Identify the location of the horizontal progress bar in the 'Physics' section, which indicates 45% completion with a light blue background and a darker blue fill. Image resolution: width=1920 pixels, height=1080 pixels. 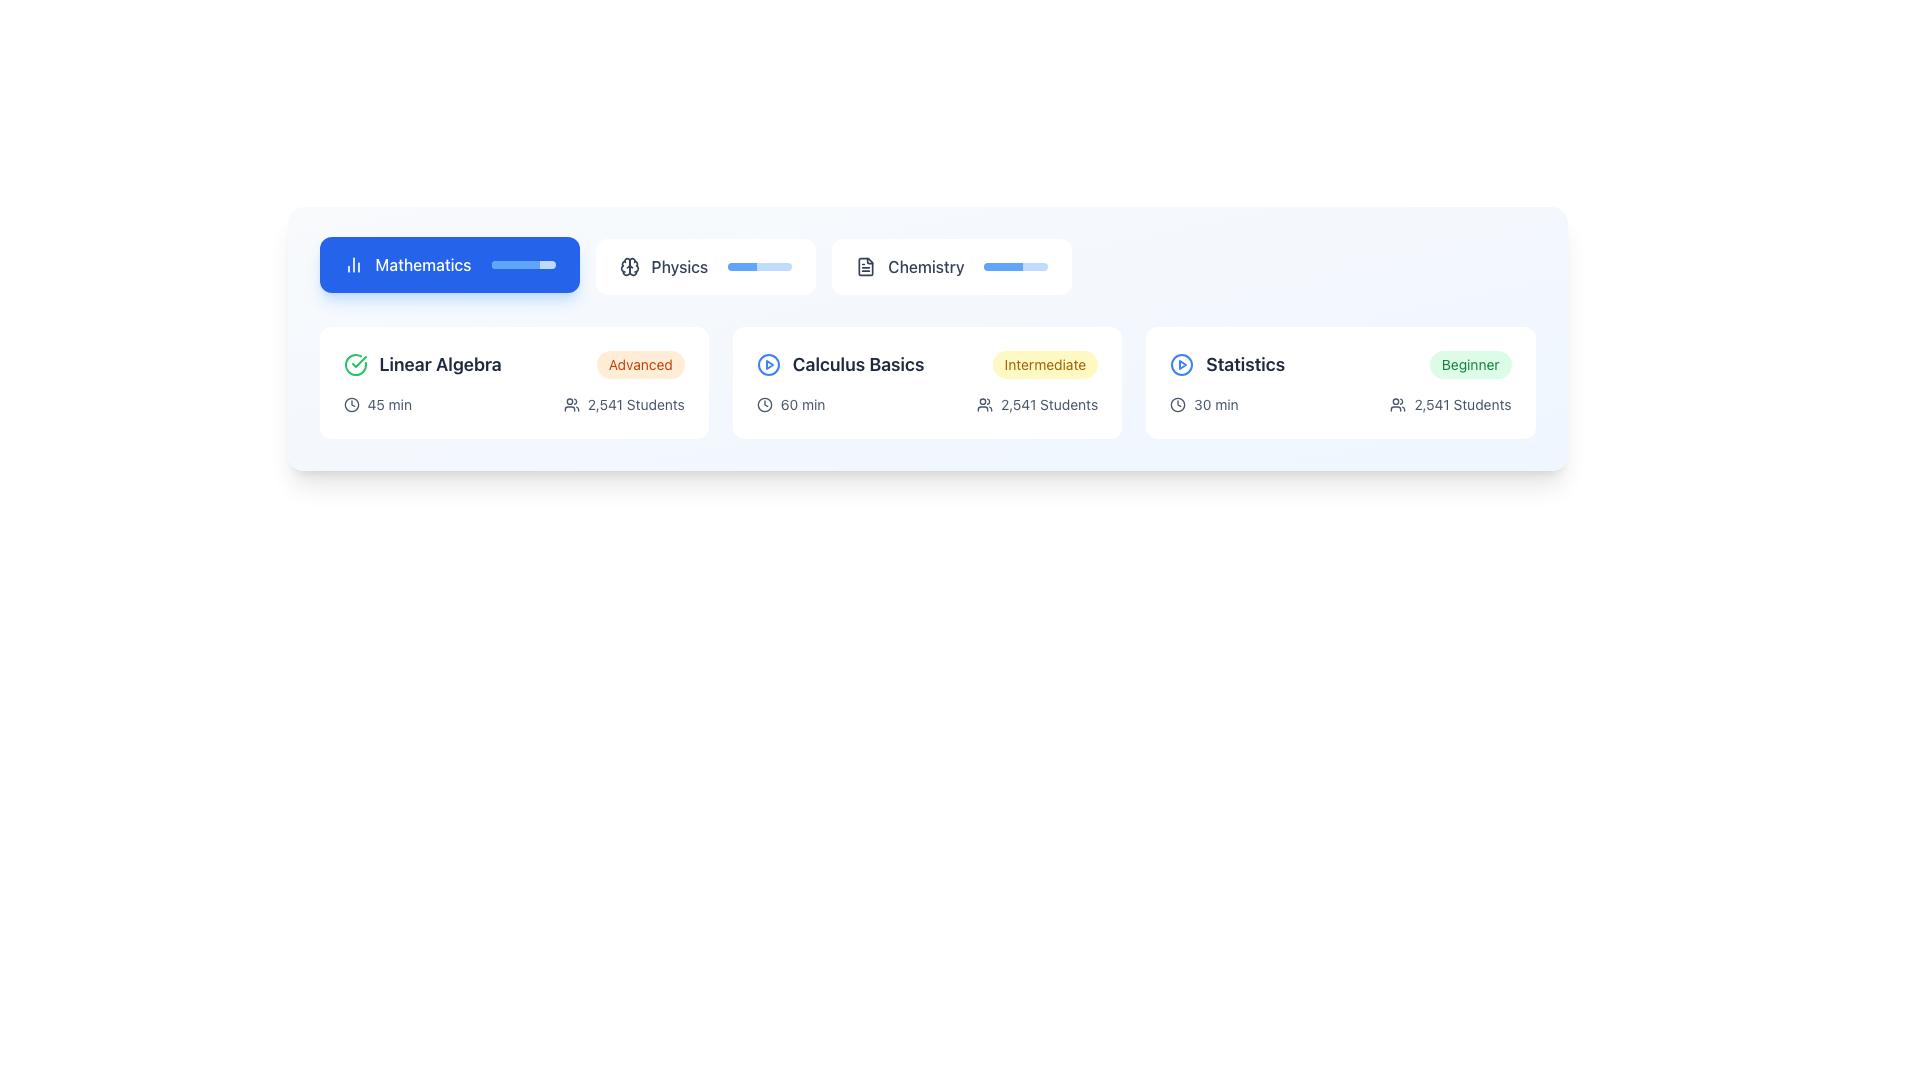
(759, 265).